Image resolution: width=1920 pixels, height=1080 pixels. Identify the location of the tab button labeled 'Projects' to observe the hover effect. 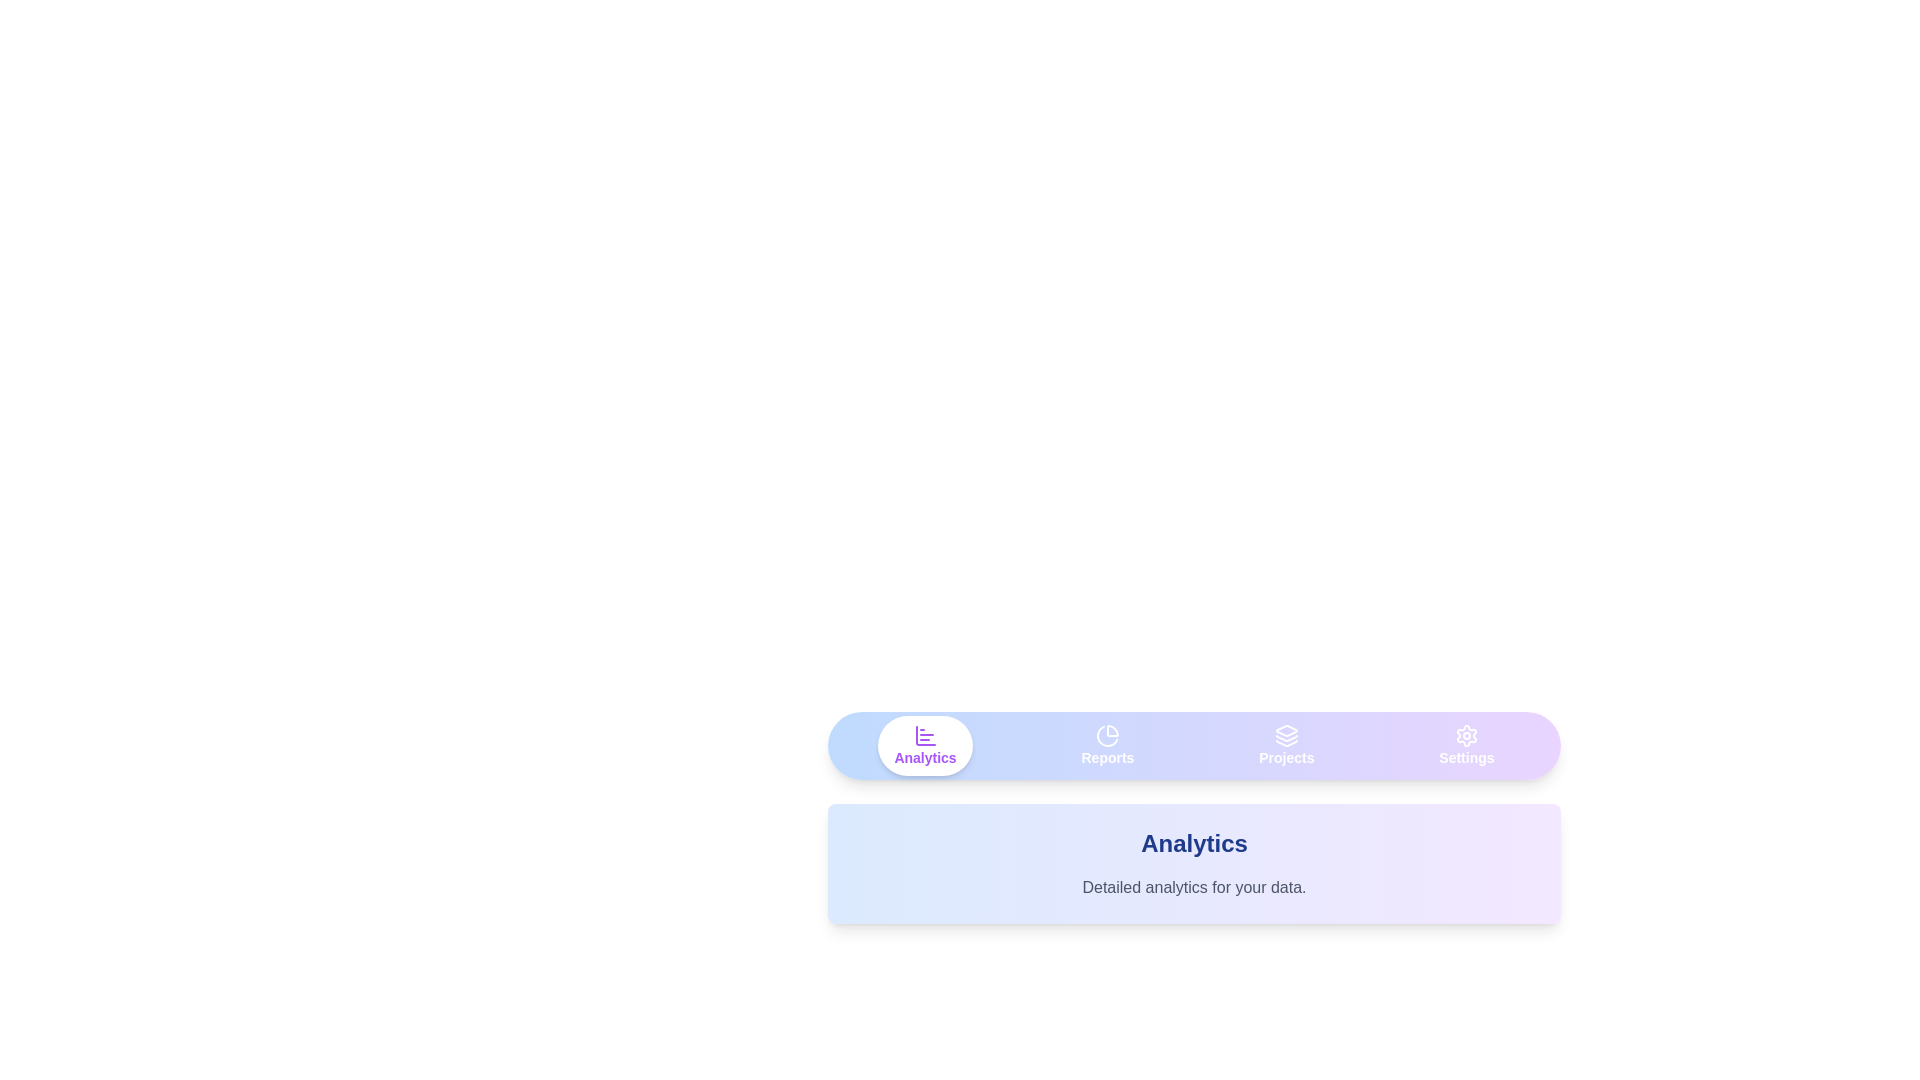
(1286, 745).